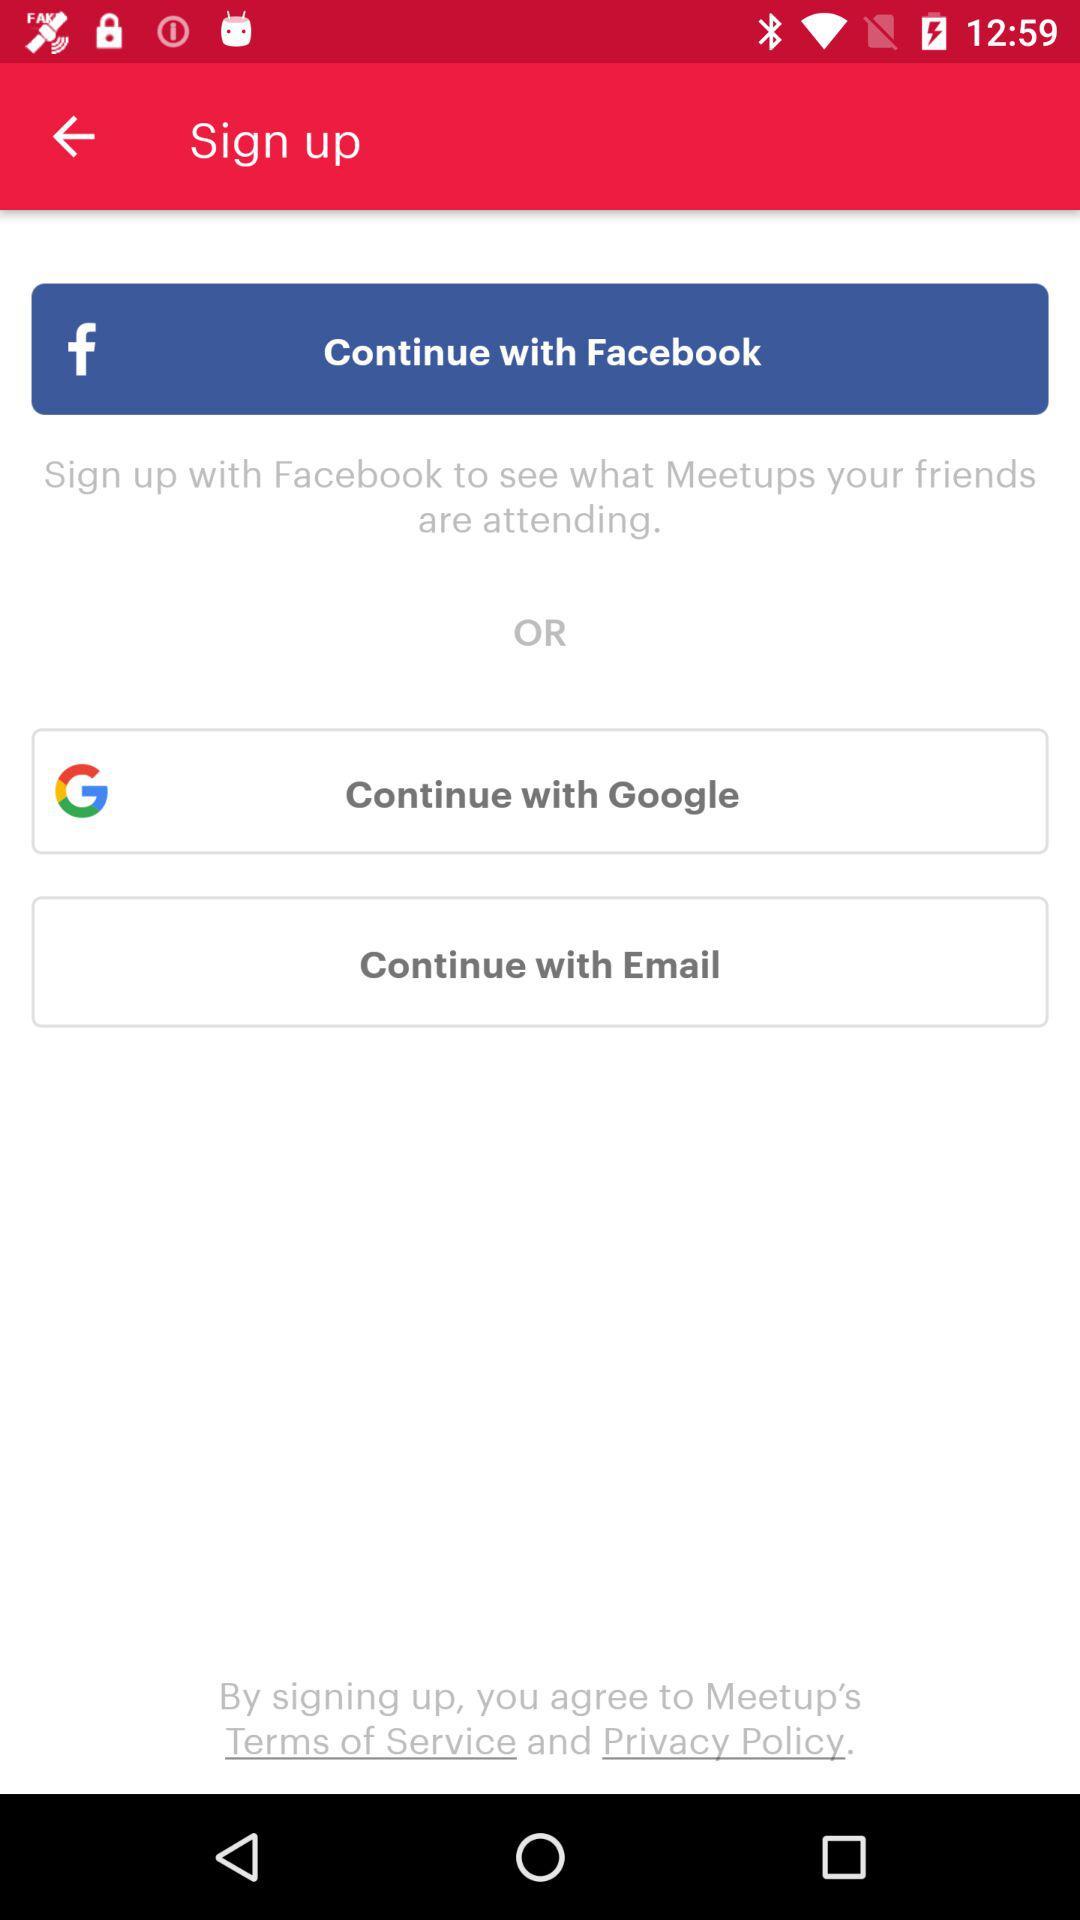 The image size is (1080, 1920). Describe the element at coordinates (72, 135) in the screenshot. I see `item to the left of the sign up icon` at that location.